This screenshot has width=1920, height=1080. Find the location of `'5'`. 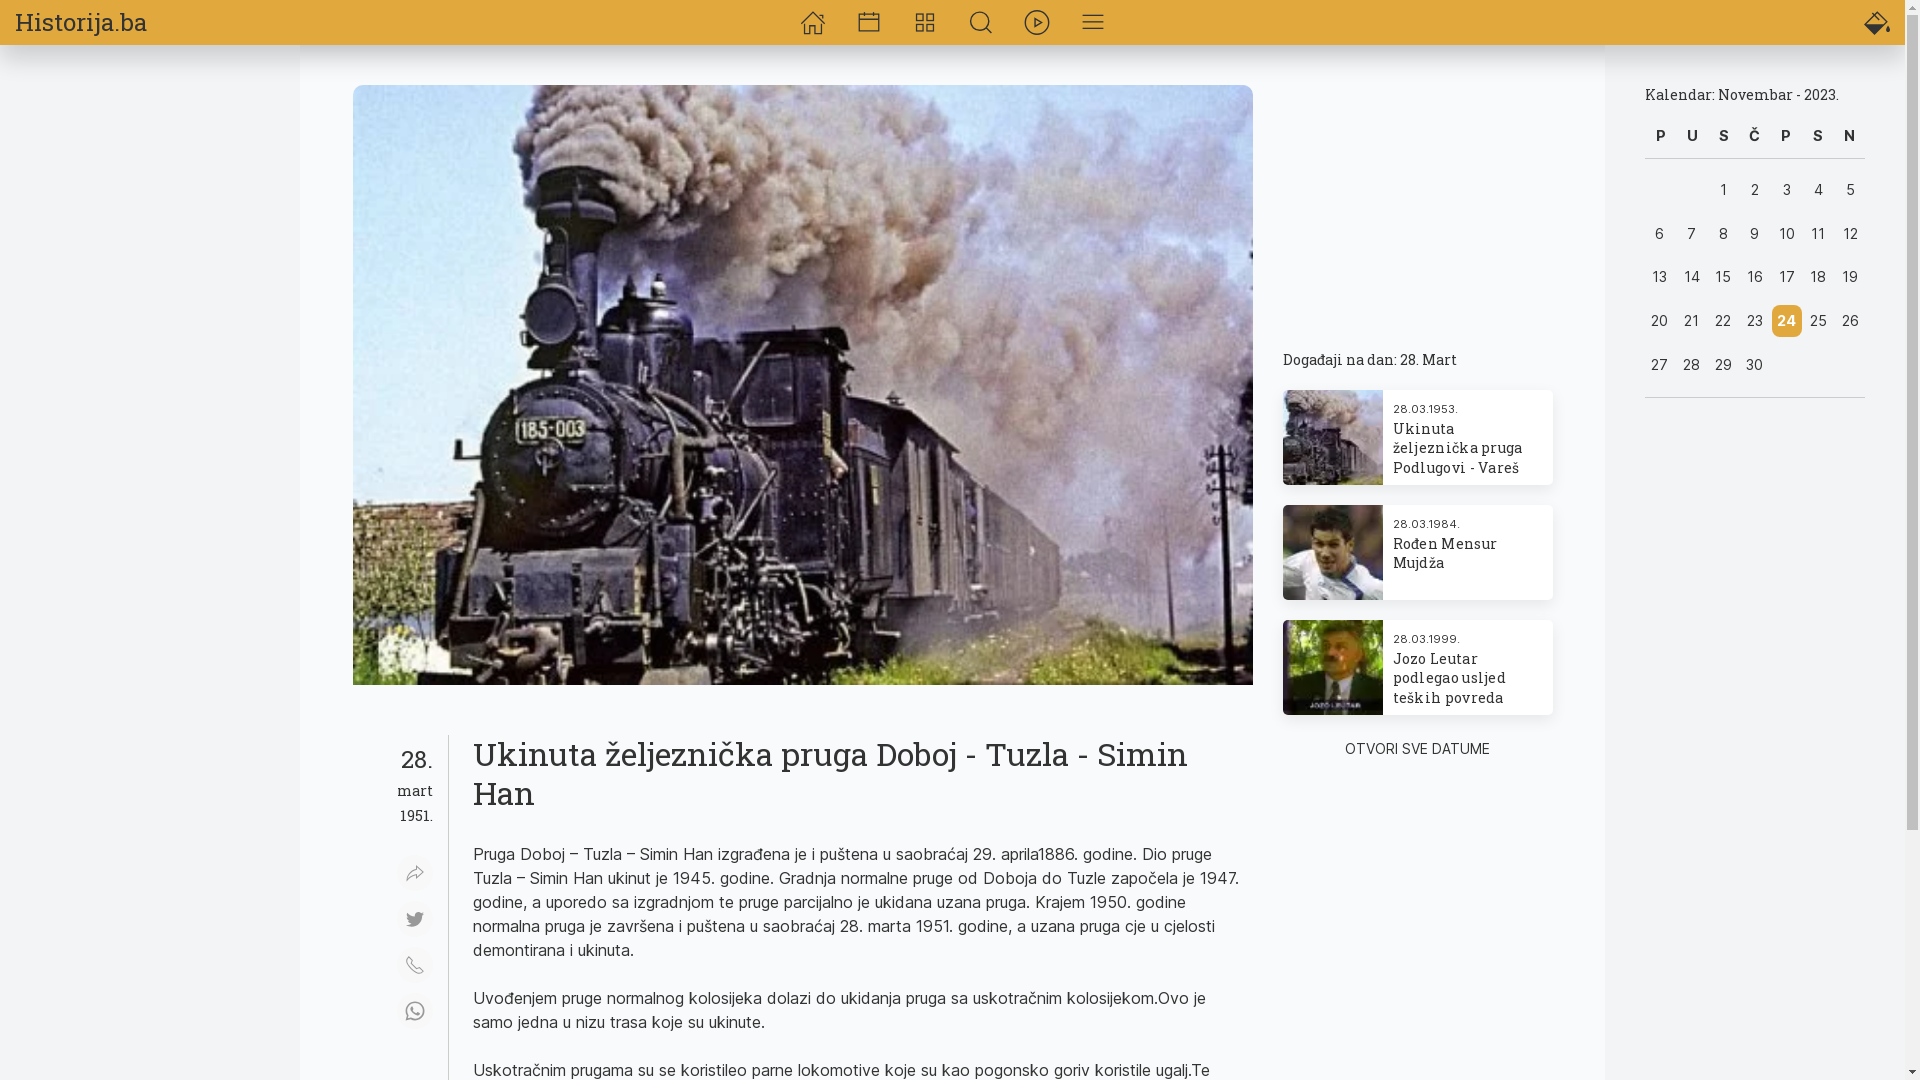

'5' is located at coordinates (1848, 189).